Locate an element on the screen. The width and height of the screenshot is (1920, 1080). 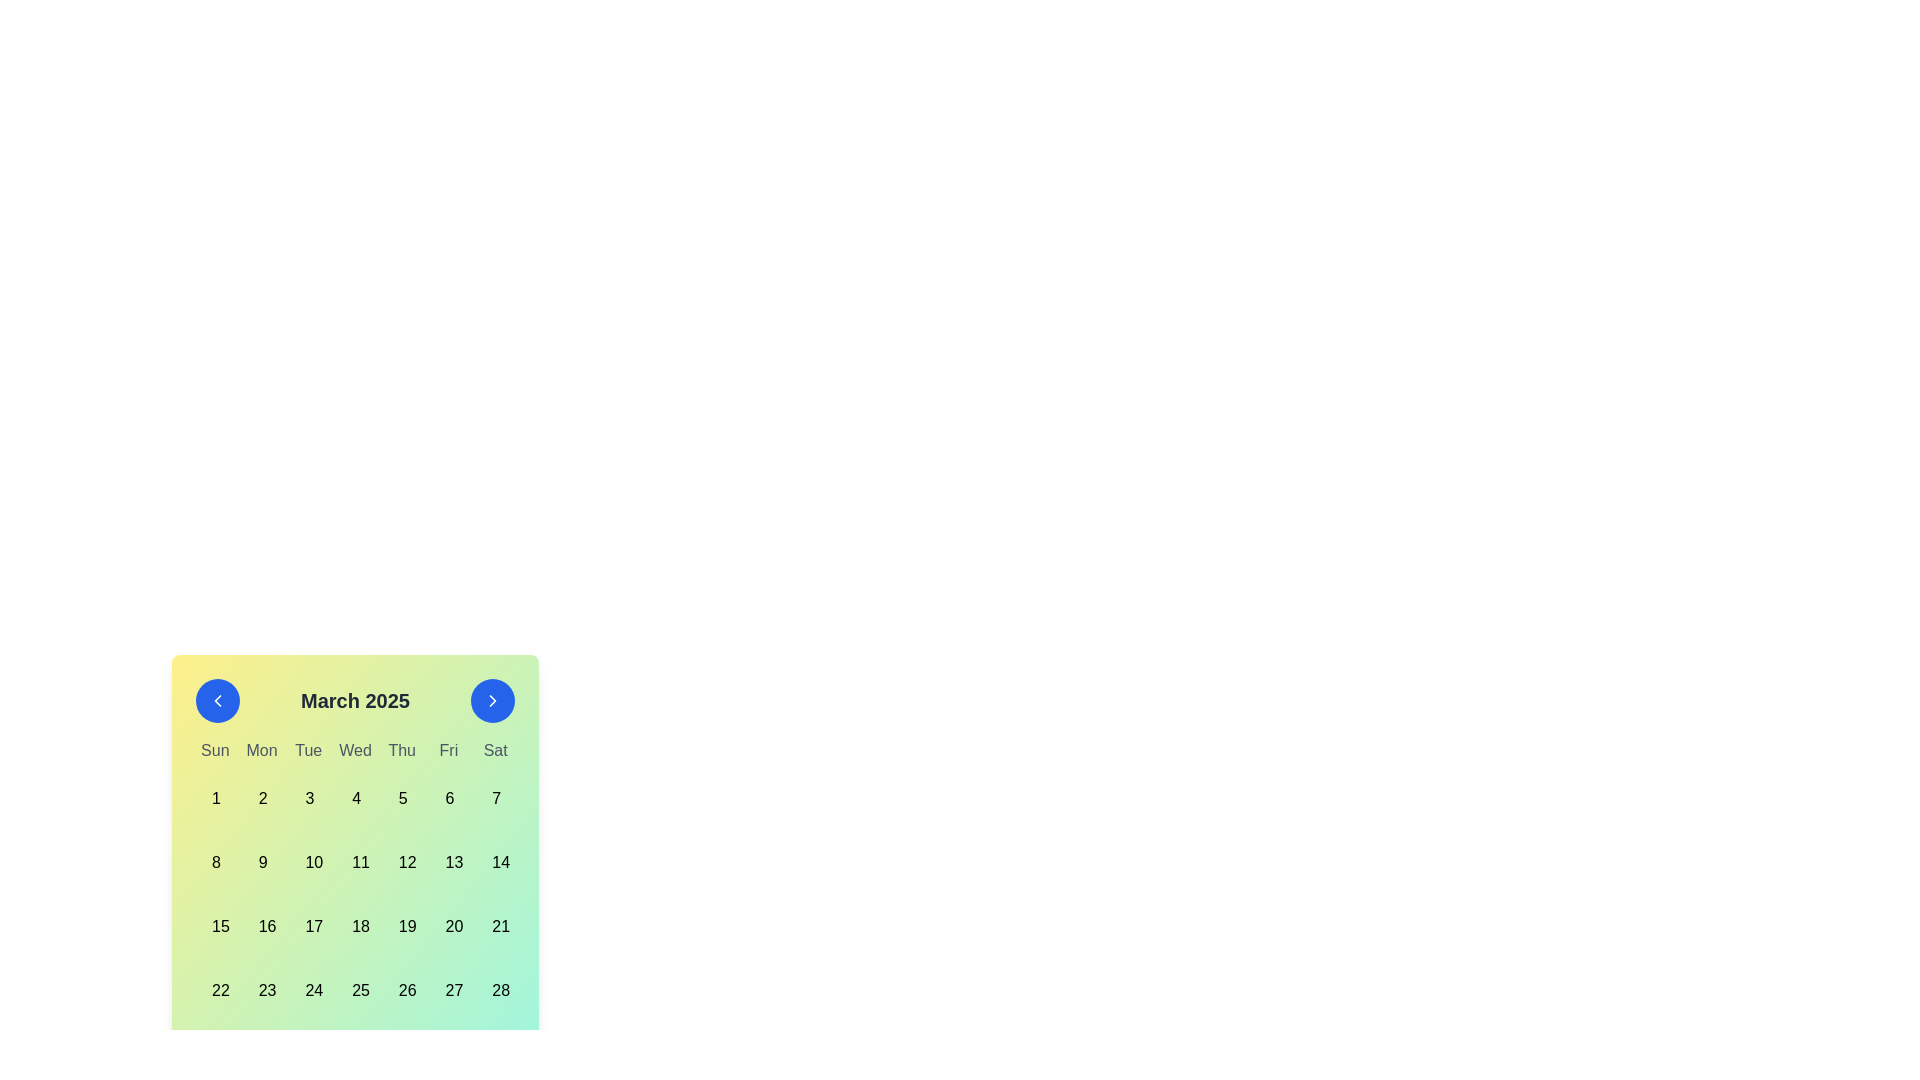
the rounded rectangular button labeled '16' in the fifth row and second column of the calendar is located at coordinates (261, 926).